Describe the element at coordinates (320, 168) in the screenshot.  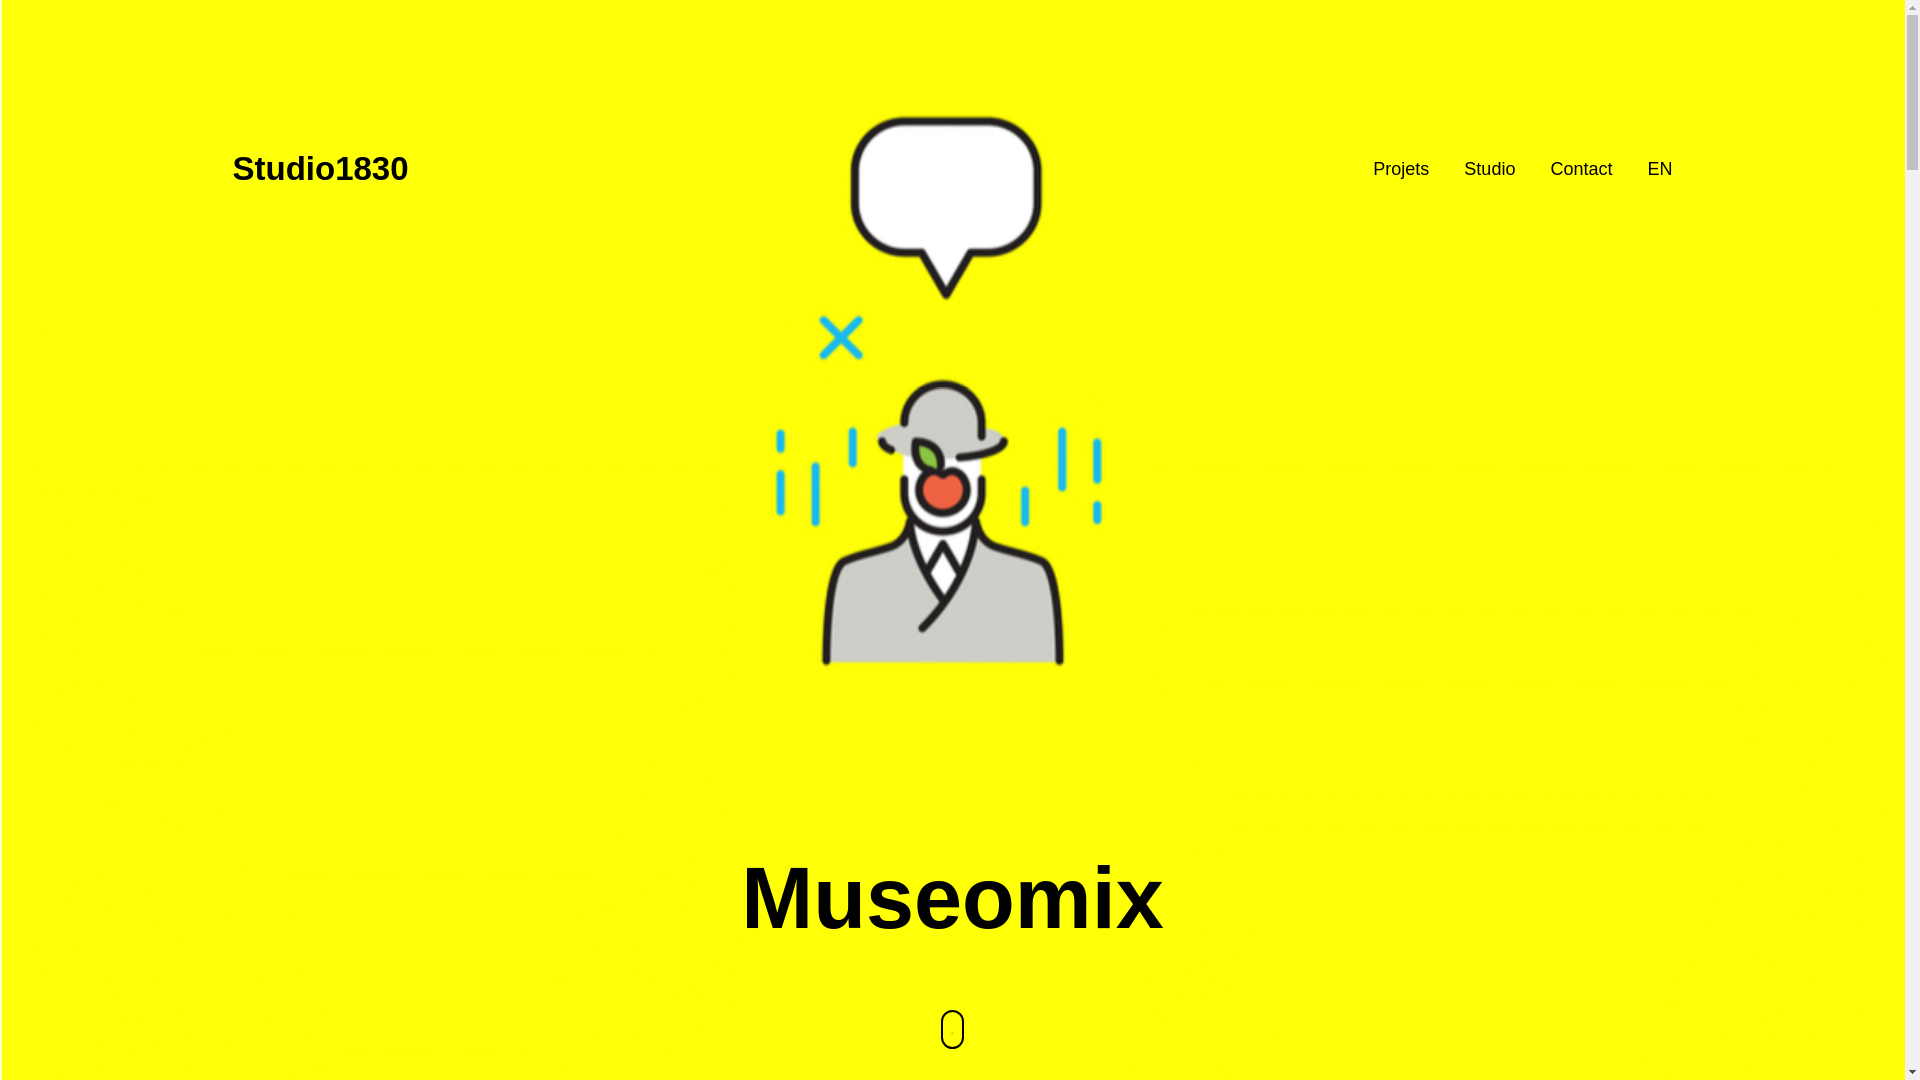
I see `'Studio1830'` at that location.